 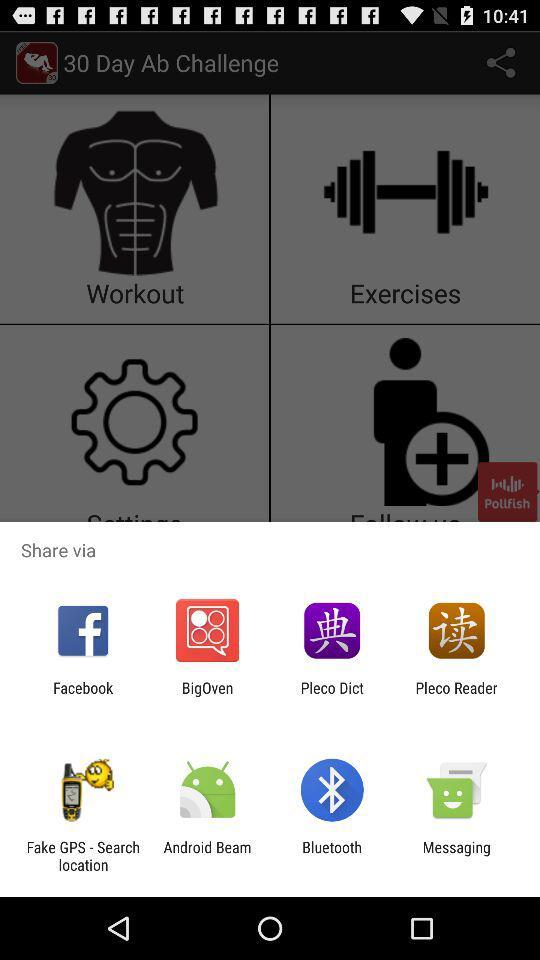 I want to click on the icon next to the bigoven app, so click(x=82, y=696).